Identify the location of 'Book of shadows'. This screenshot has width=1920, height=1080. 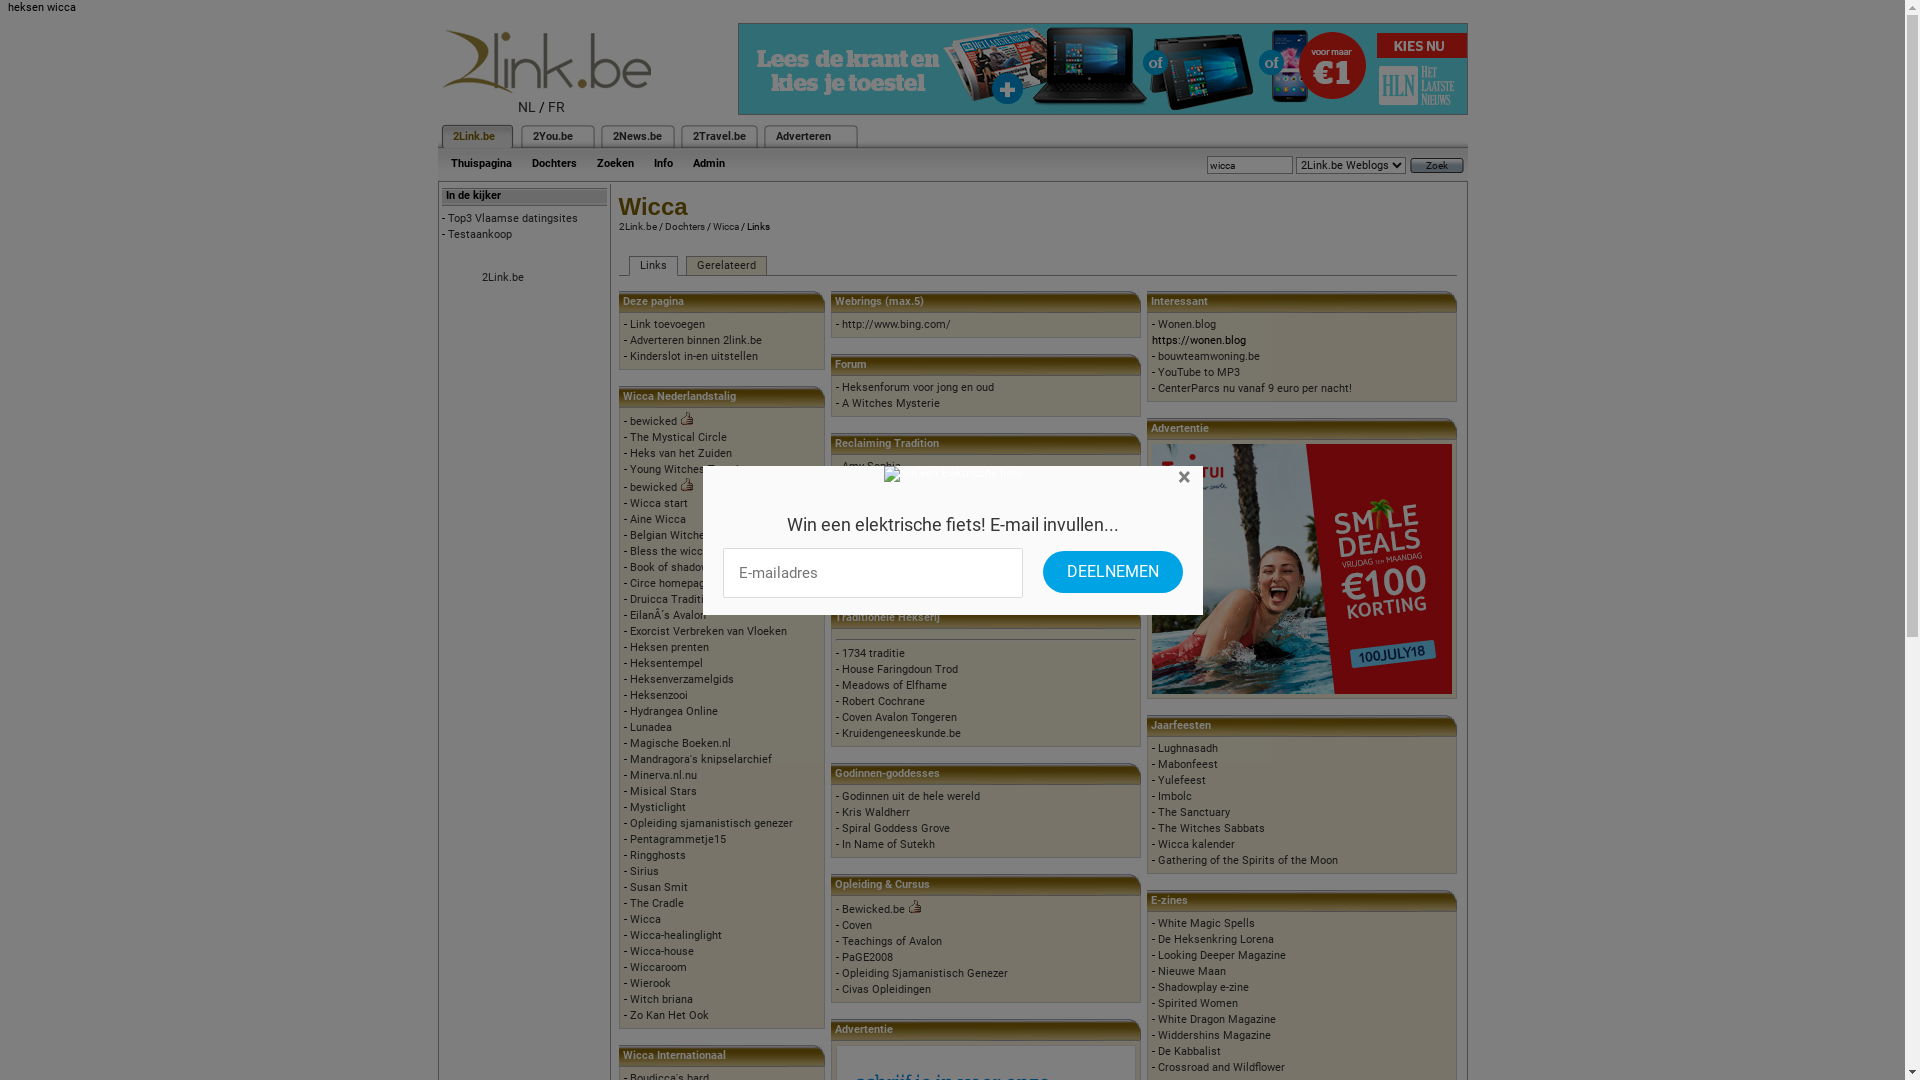
(628, 567).